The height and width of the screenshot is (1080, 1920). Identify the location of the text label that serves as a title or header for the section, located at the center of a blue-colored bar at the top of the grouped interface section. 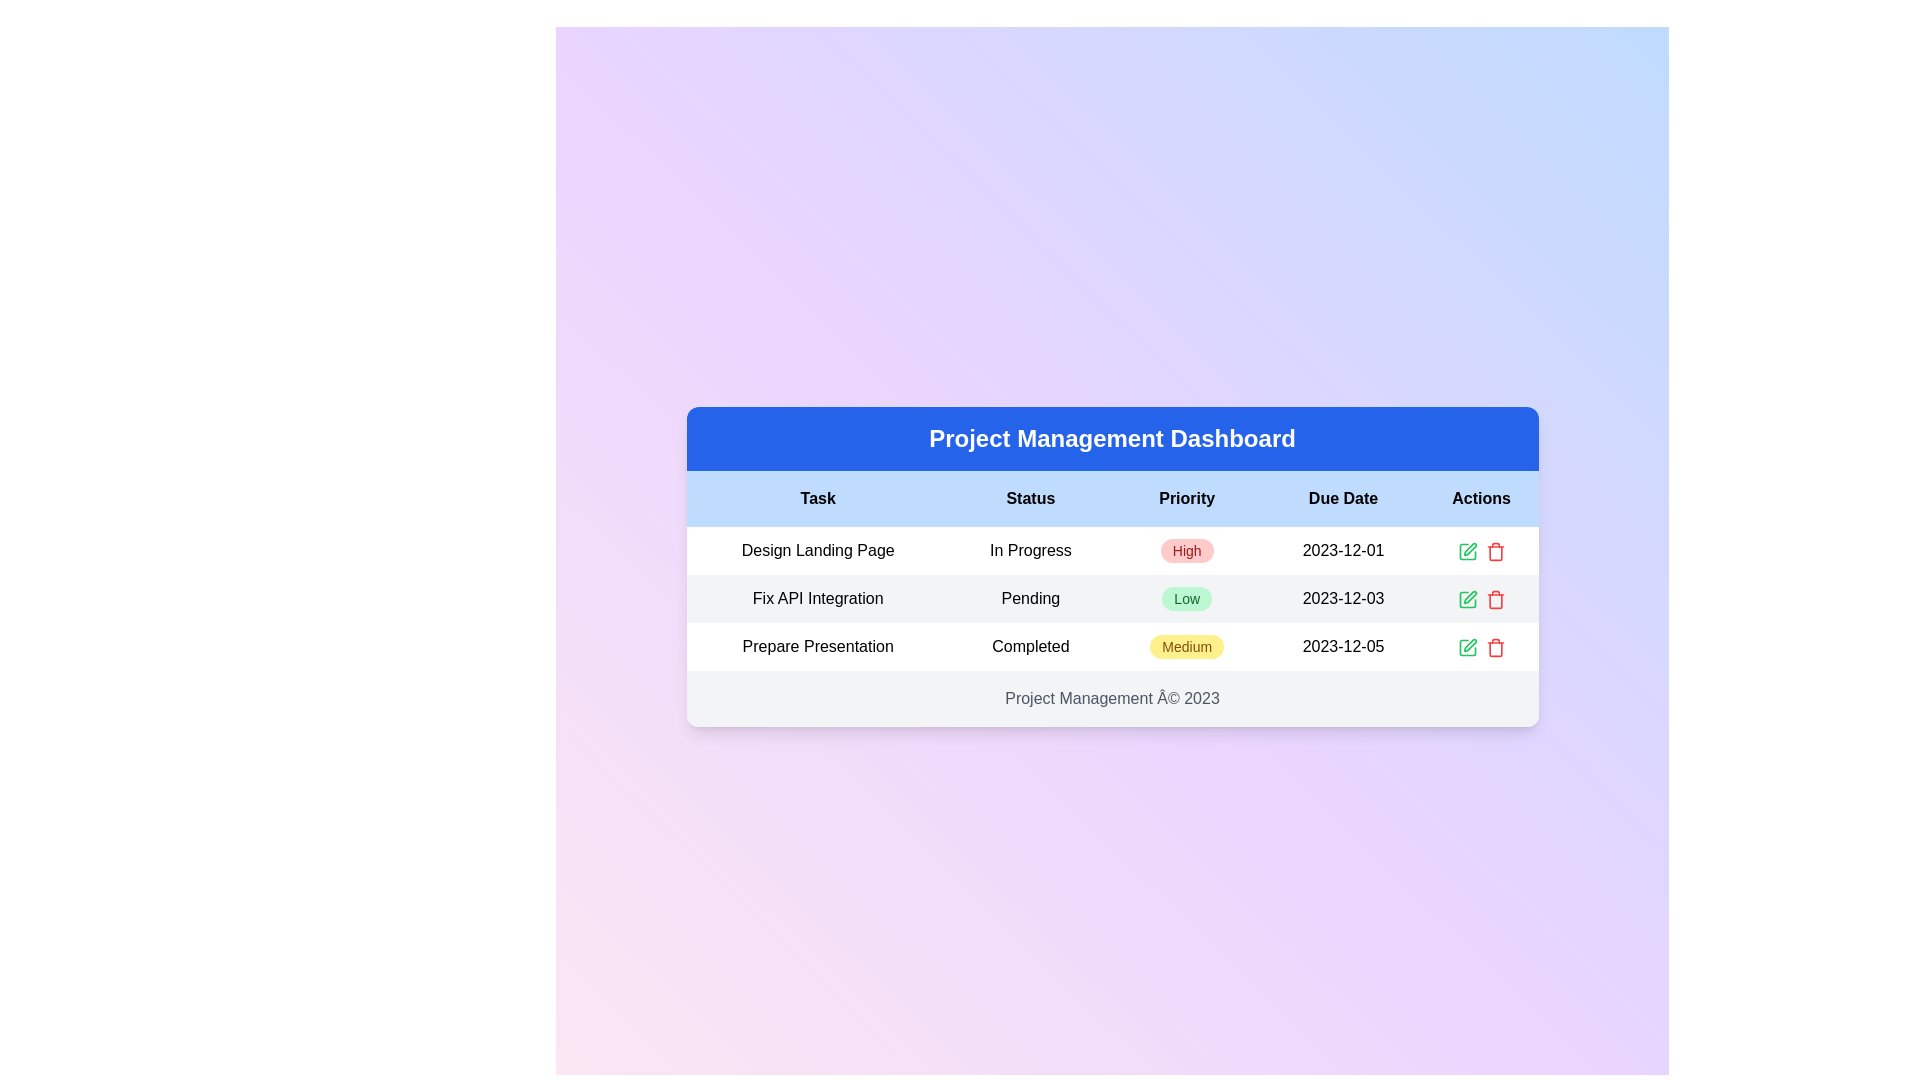
(1111, 438).